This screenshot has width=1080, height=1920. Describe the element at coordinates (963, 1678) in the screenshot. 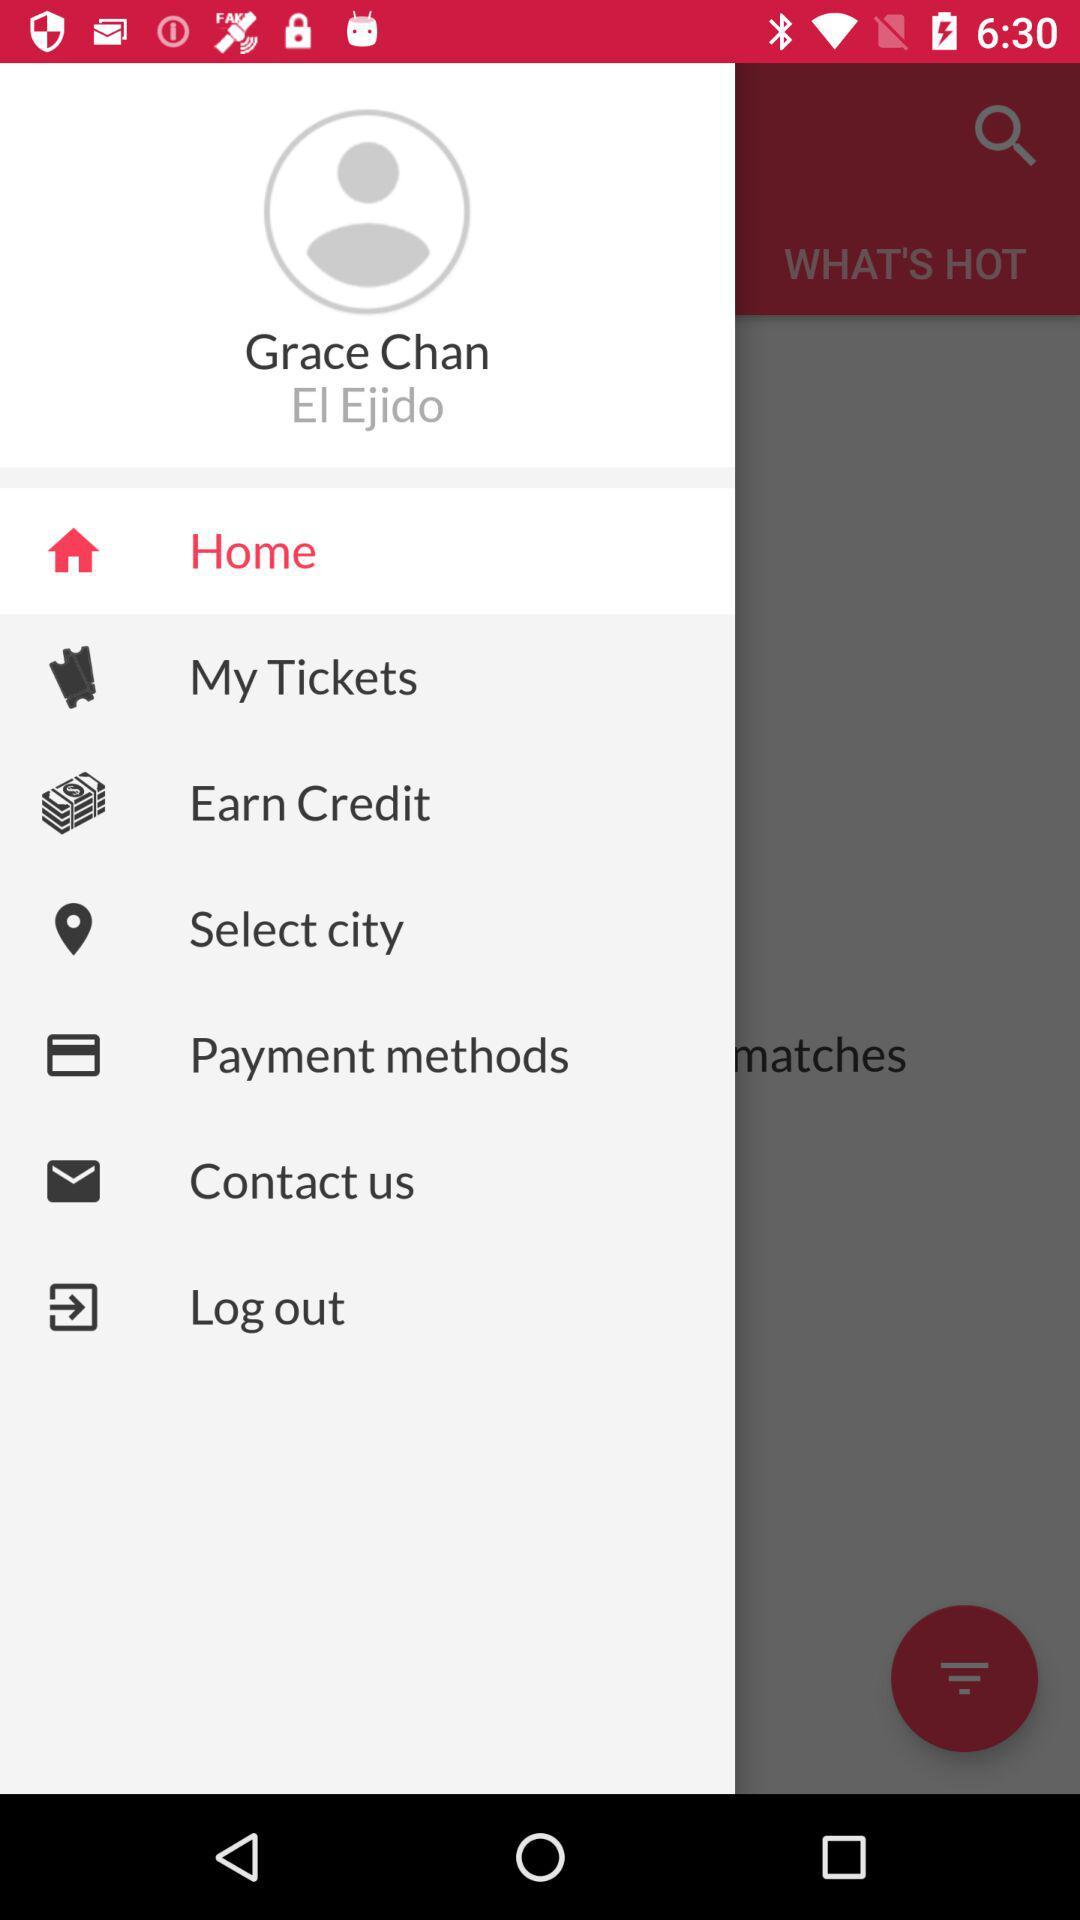

I see `the filter icon` at that location.